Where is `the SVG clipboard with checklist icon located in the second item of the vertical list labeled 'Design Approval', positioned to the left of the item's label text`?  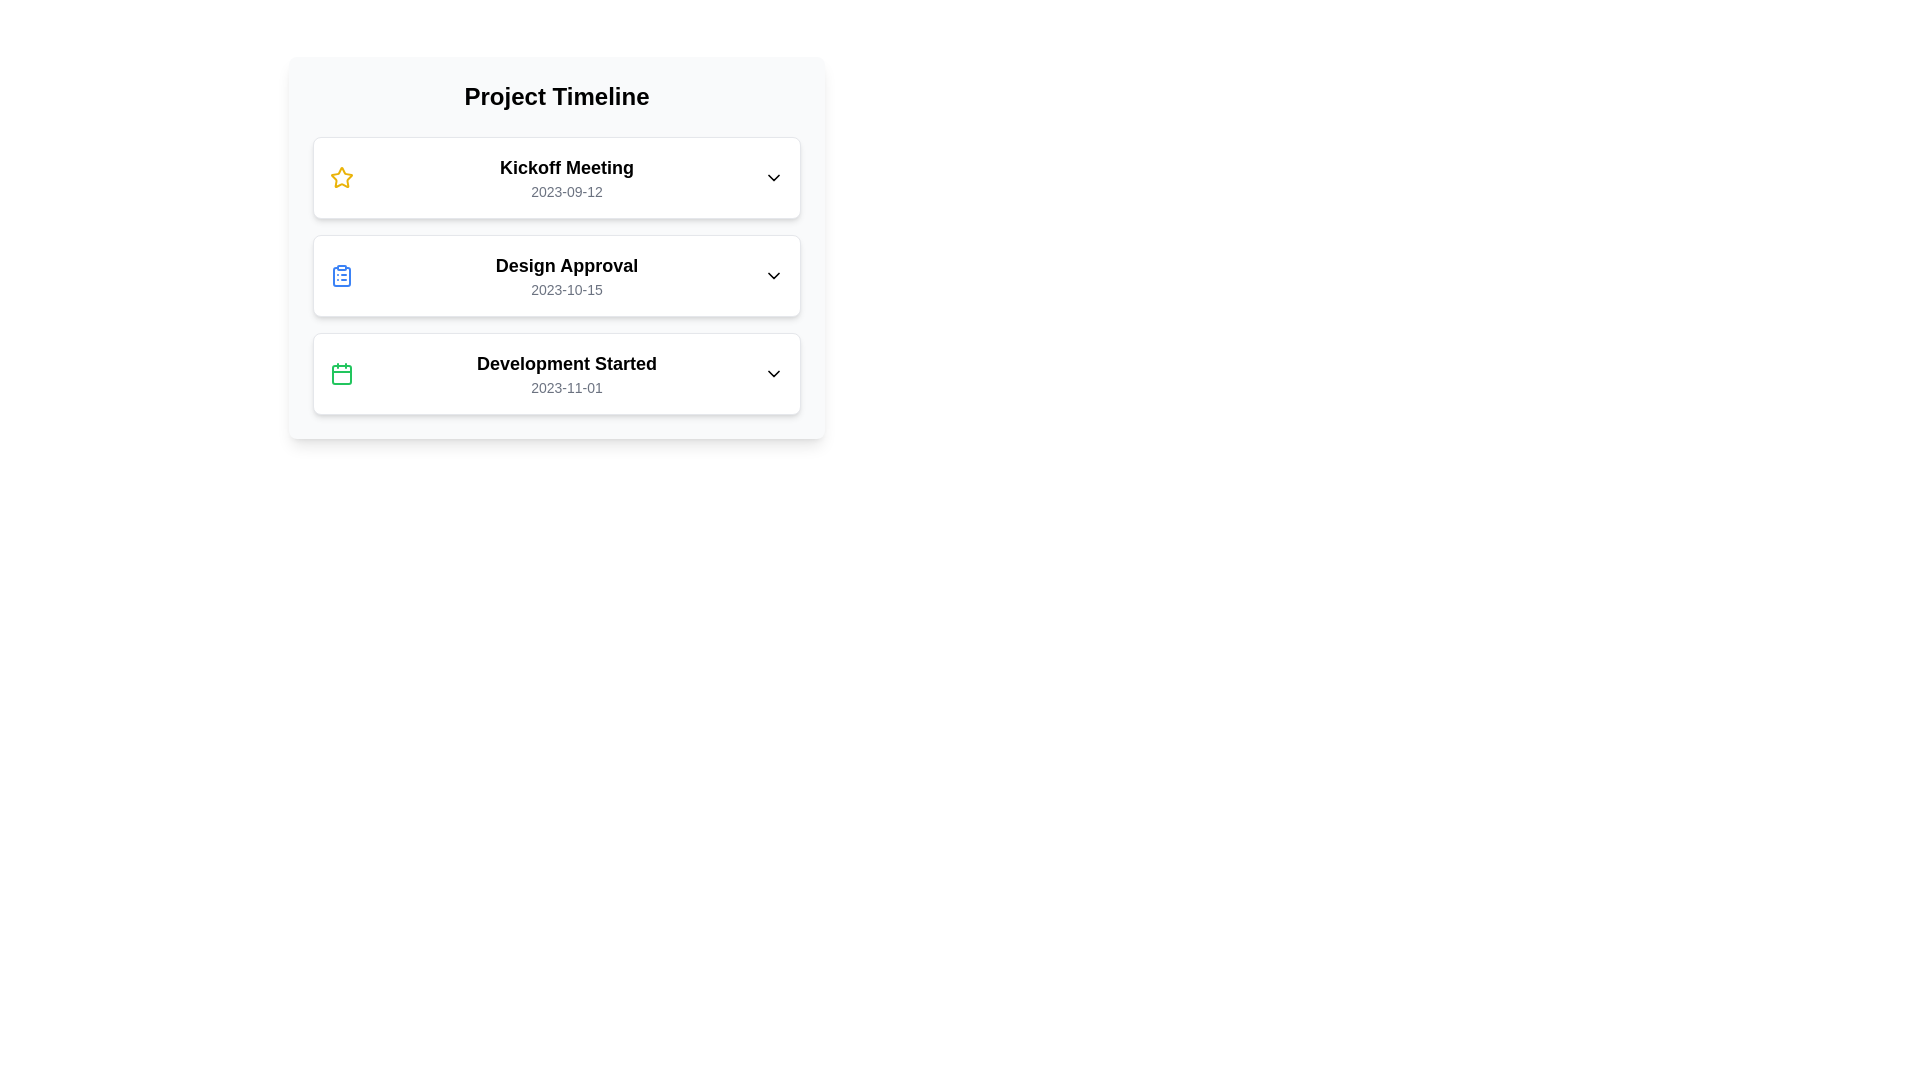 the SVG clipboard with checklist icon located in the second item of the vertical list labeled 'Design Approval', positioned to the left of the item's label text is located at coordinates (341, 277).